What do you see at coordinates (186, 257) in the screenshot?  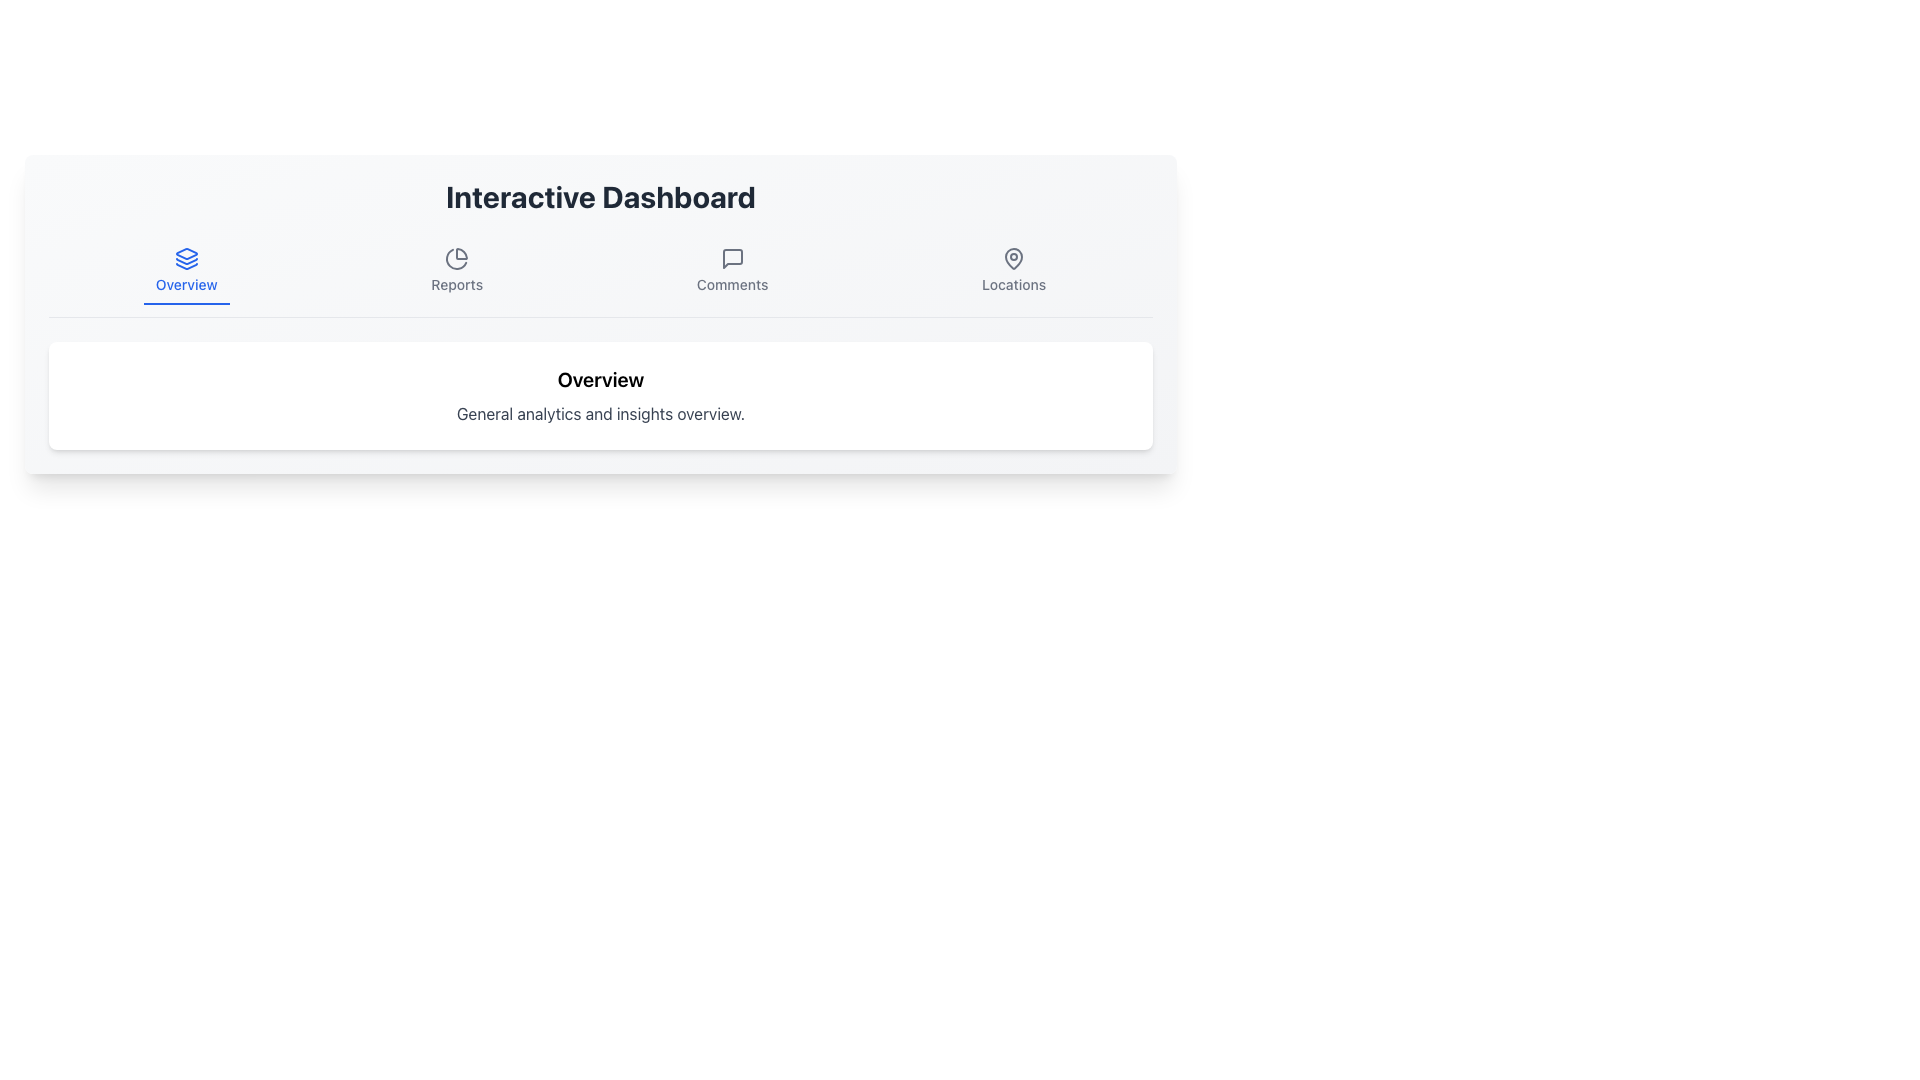 I see `the icon representing overlapping layers with a blue outline, located above the 'Overview' text in the navigation bar` at bounding box center [186, 257].